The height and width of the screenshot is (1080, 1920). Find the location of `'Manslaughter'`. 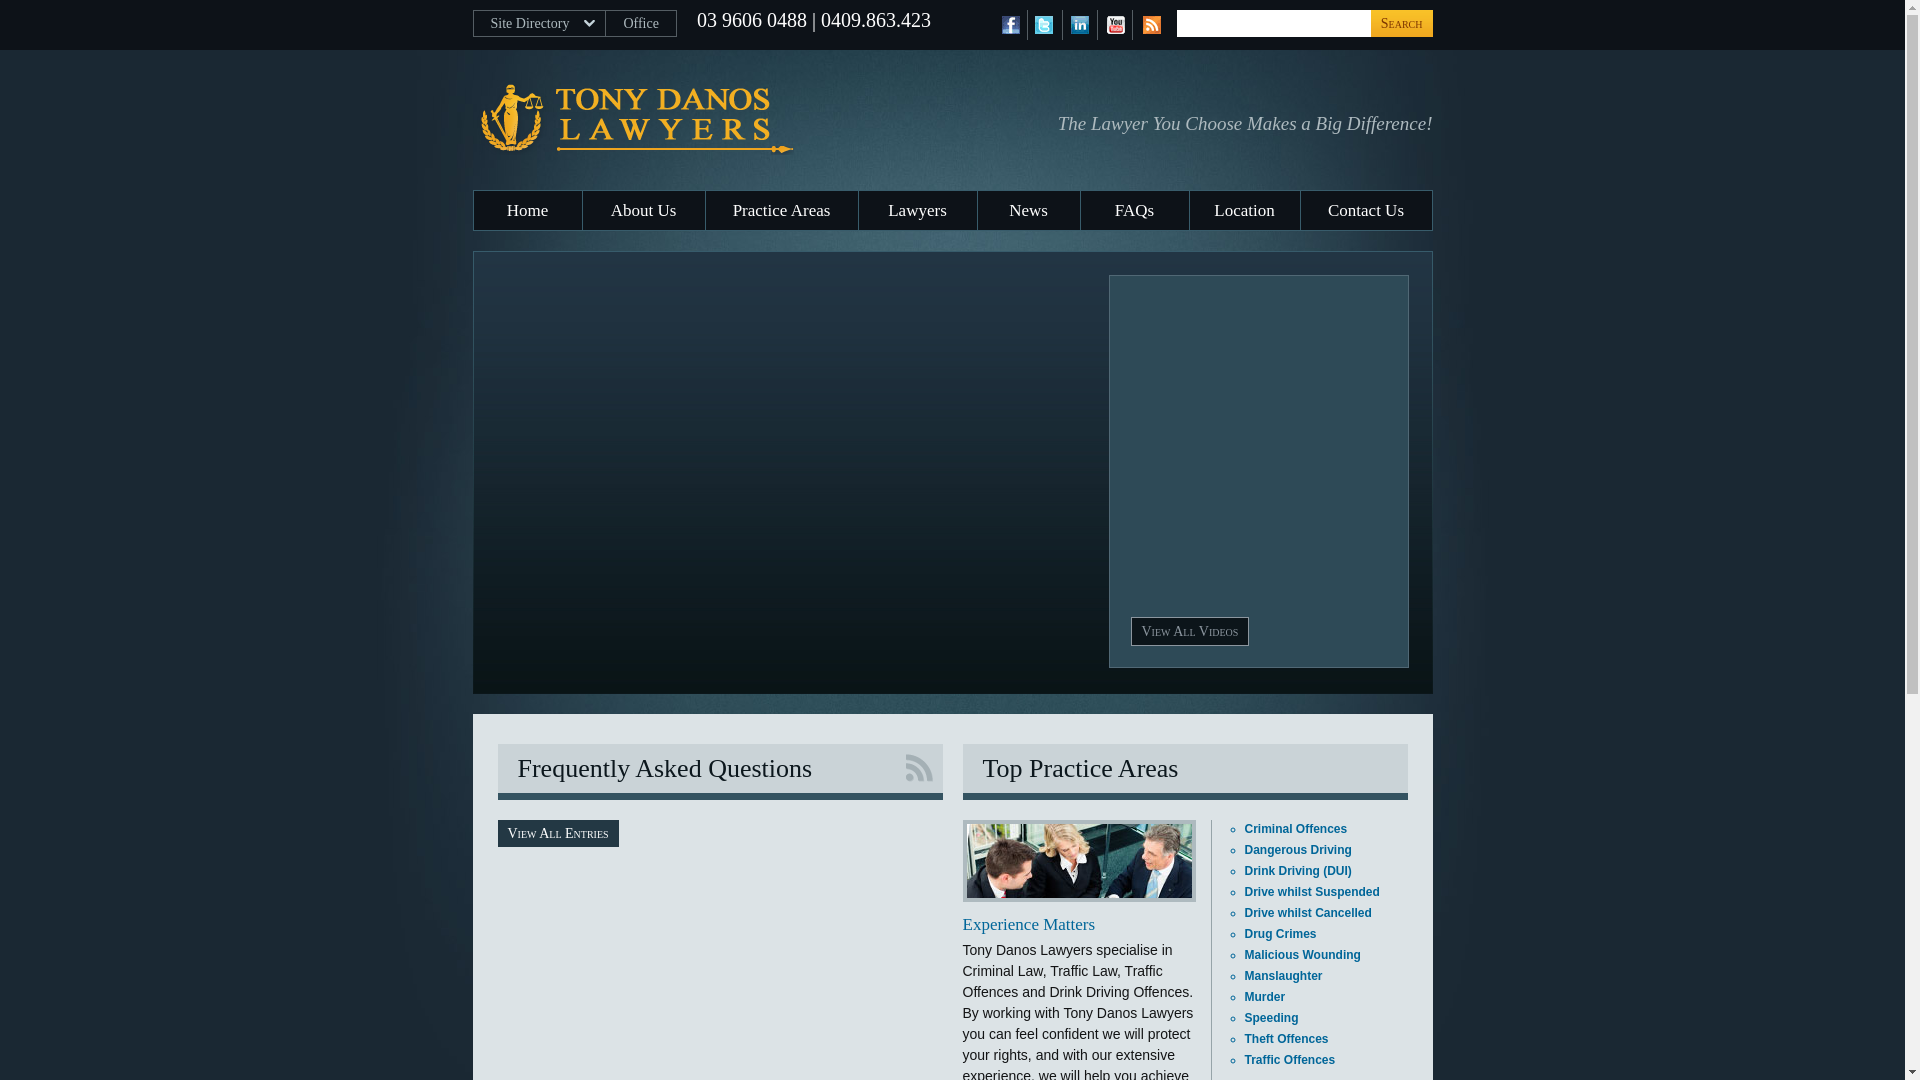

'Manslaughter' is located at coordinates (1282, 974).